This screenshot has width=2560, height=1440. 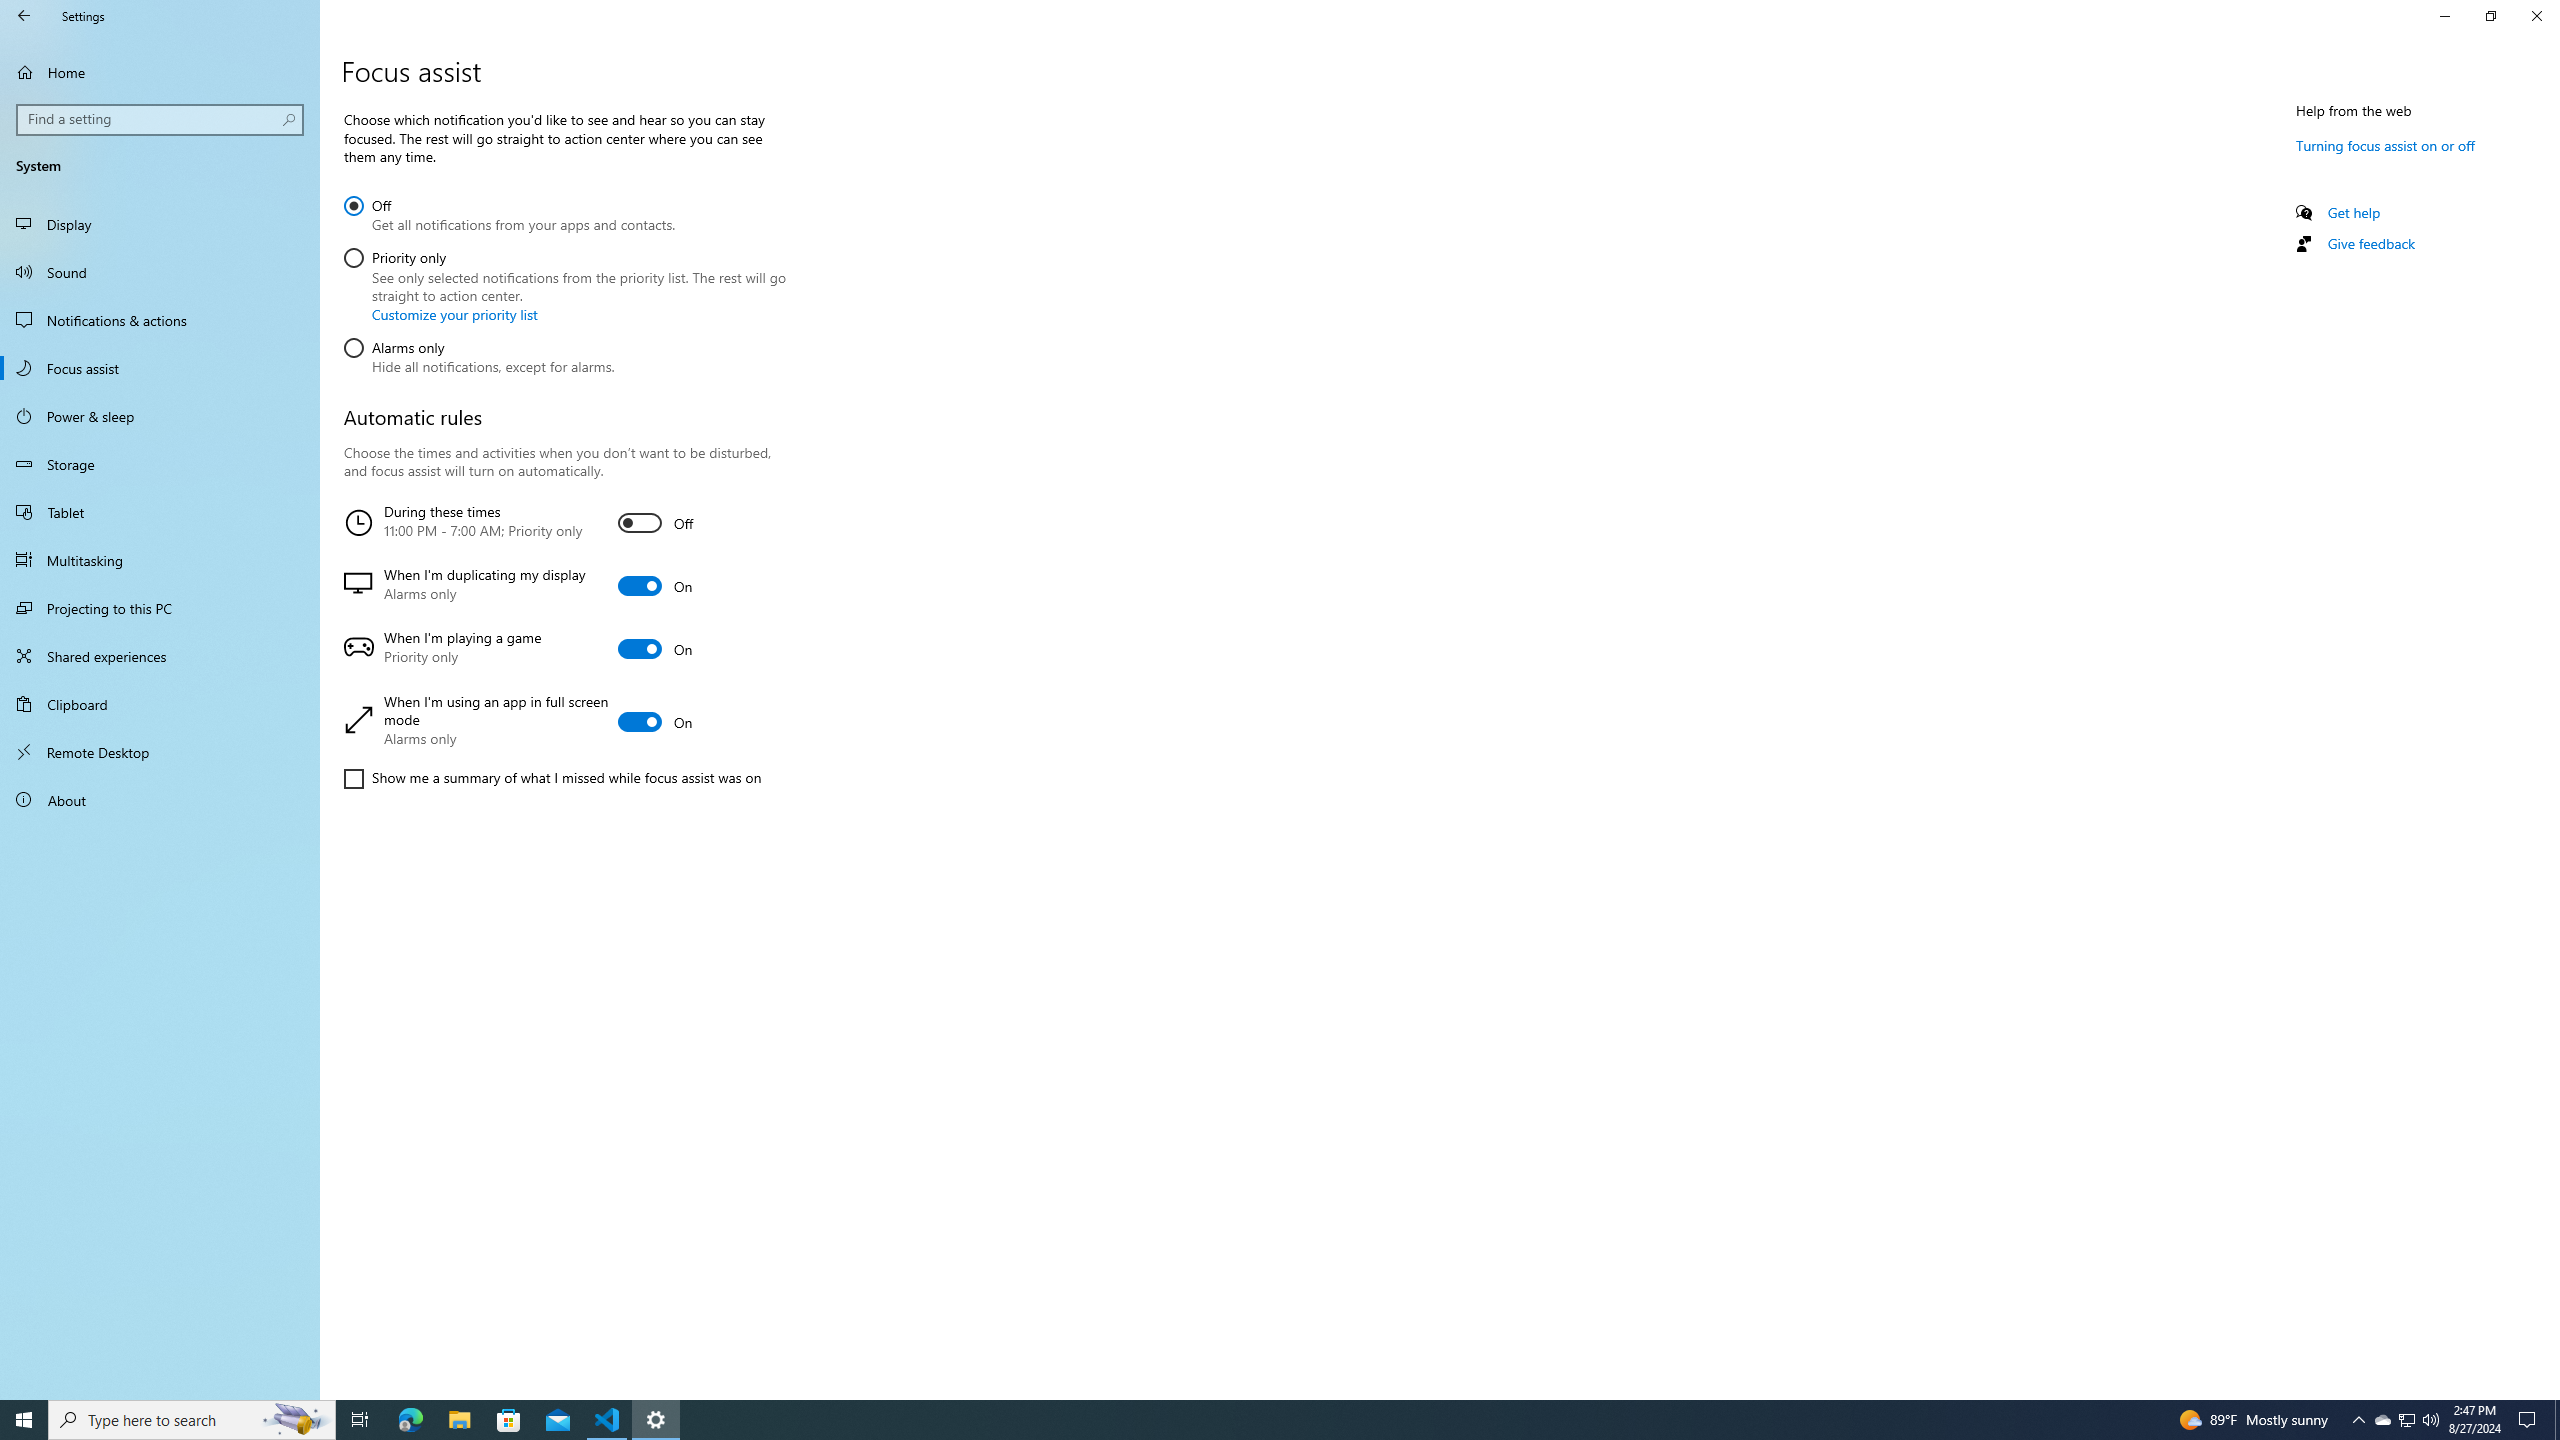 What do you see at coordinates (2405, 1418) in the screenshot?
I see `'User Promoted Notification Area'` at bounding box center [2405, 1418].